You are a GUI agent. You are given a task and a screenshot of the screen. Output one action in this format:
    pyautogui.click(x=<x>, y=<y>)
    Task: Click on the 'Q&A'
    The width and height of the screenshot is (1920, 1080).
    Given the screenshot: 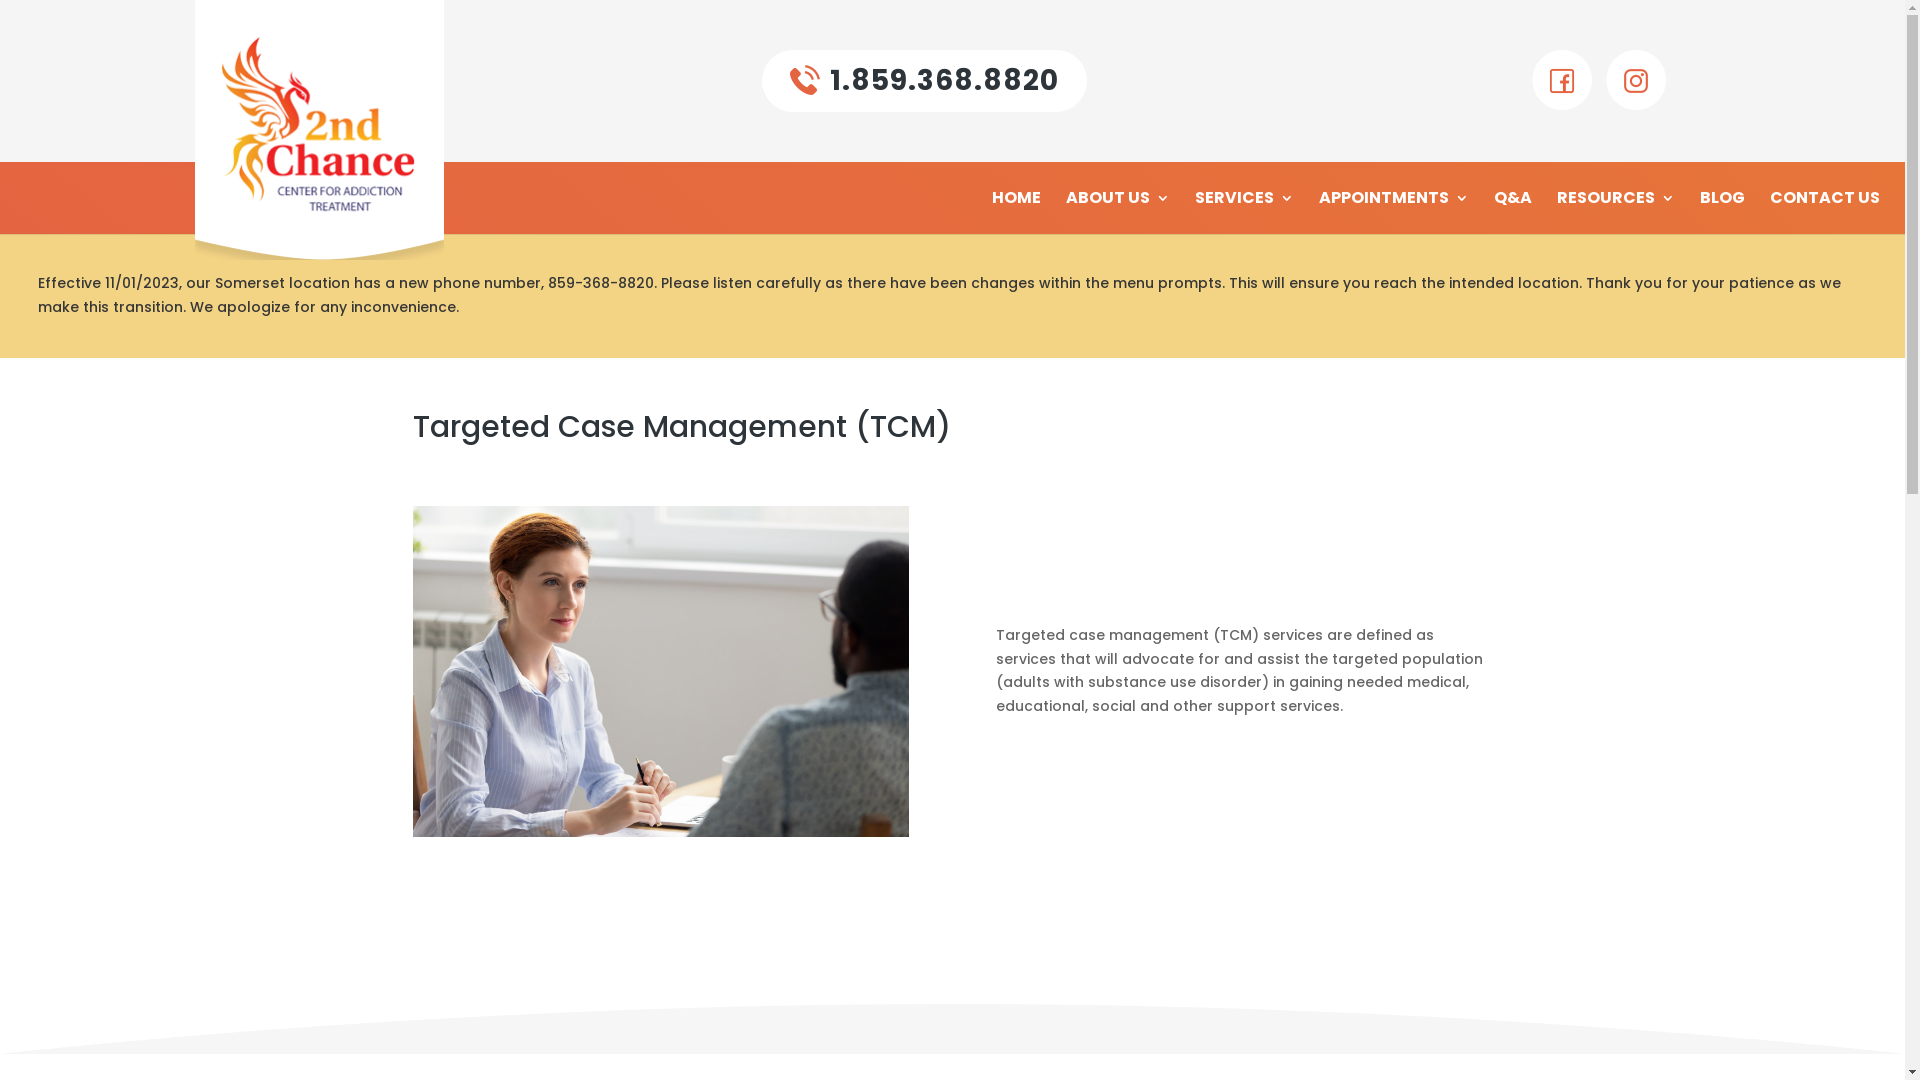 What is the action you would take?
    pyautogui.click(x=1512, y=212)
    